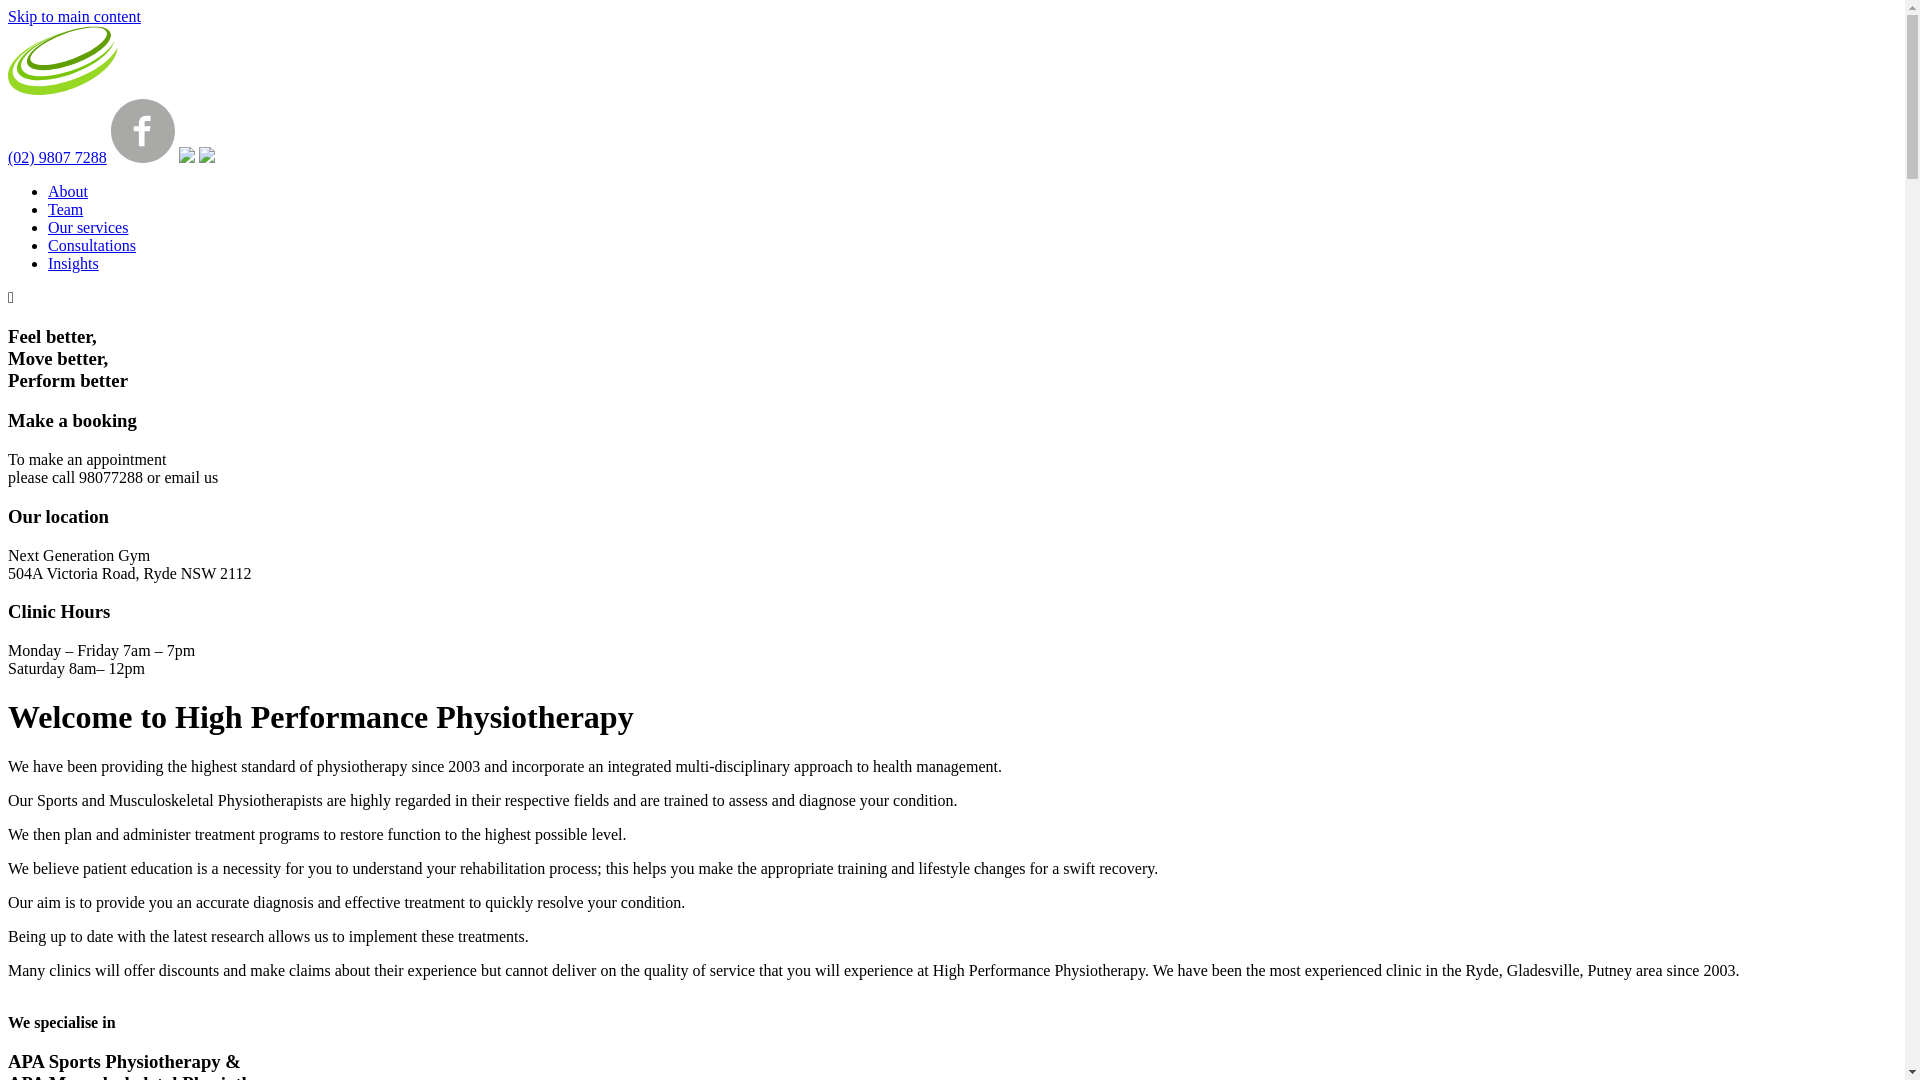  Describe the element at coordinates (86, 226) in the screenshot. I see `'Our services'` at that location.